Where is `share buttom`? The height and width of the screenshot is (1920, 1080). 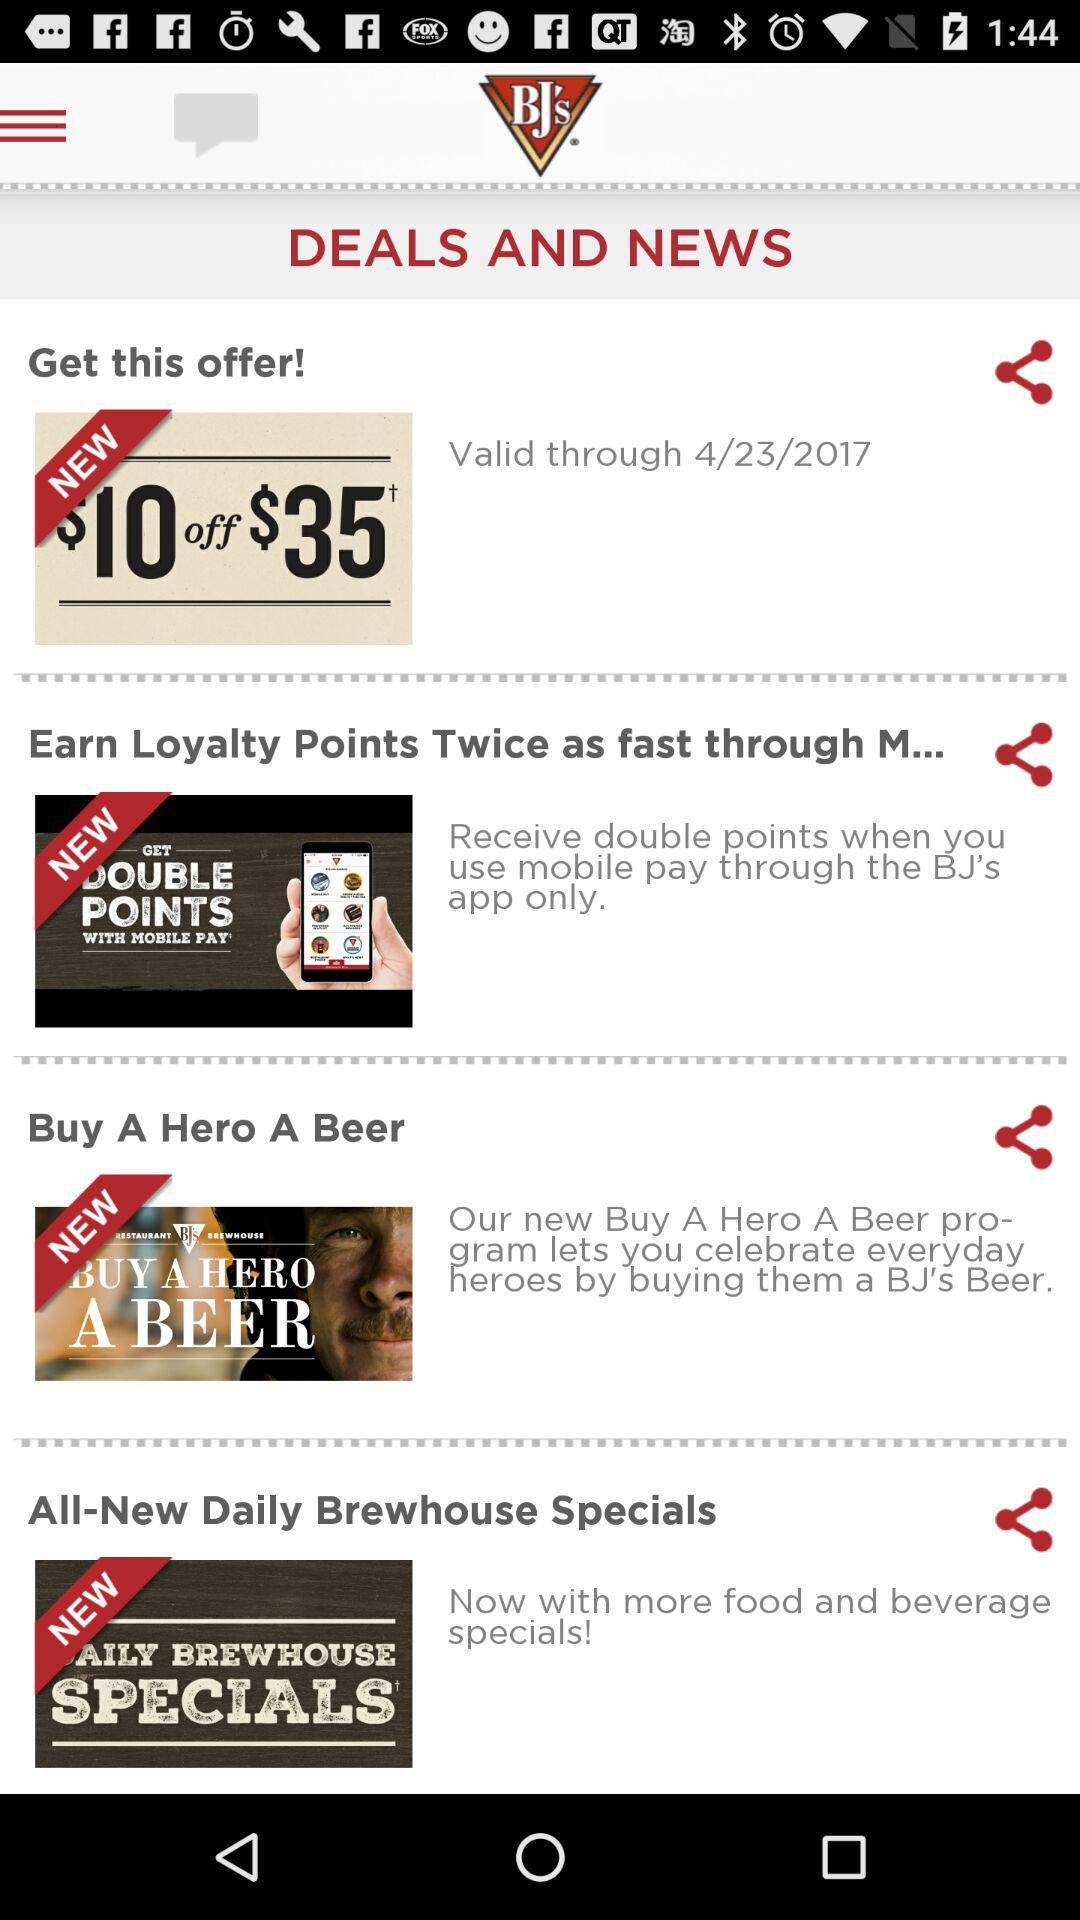 share buttom is located at coordinates (1024, 1137).